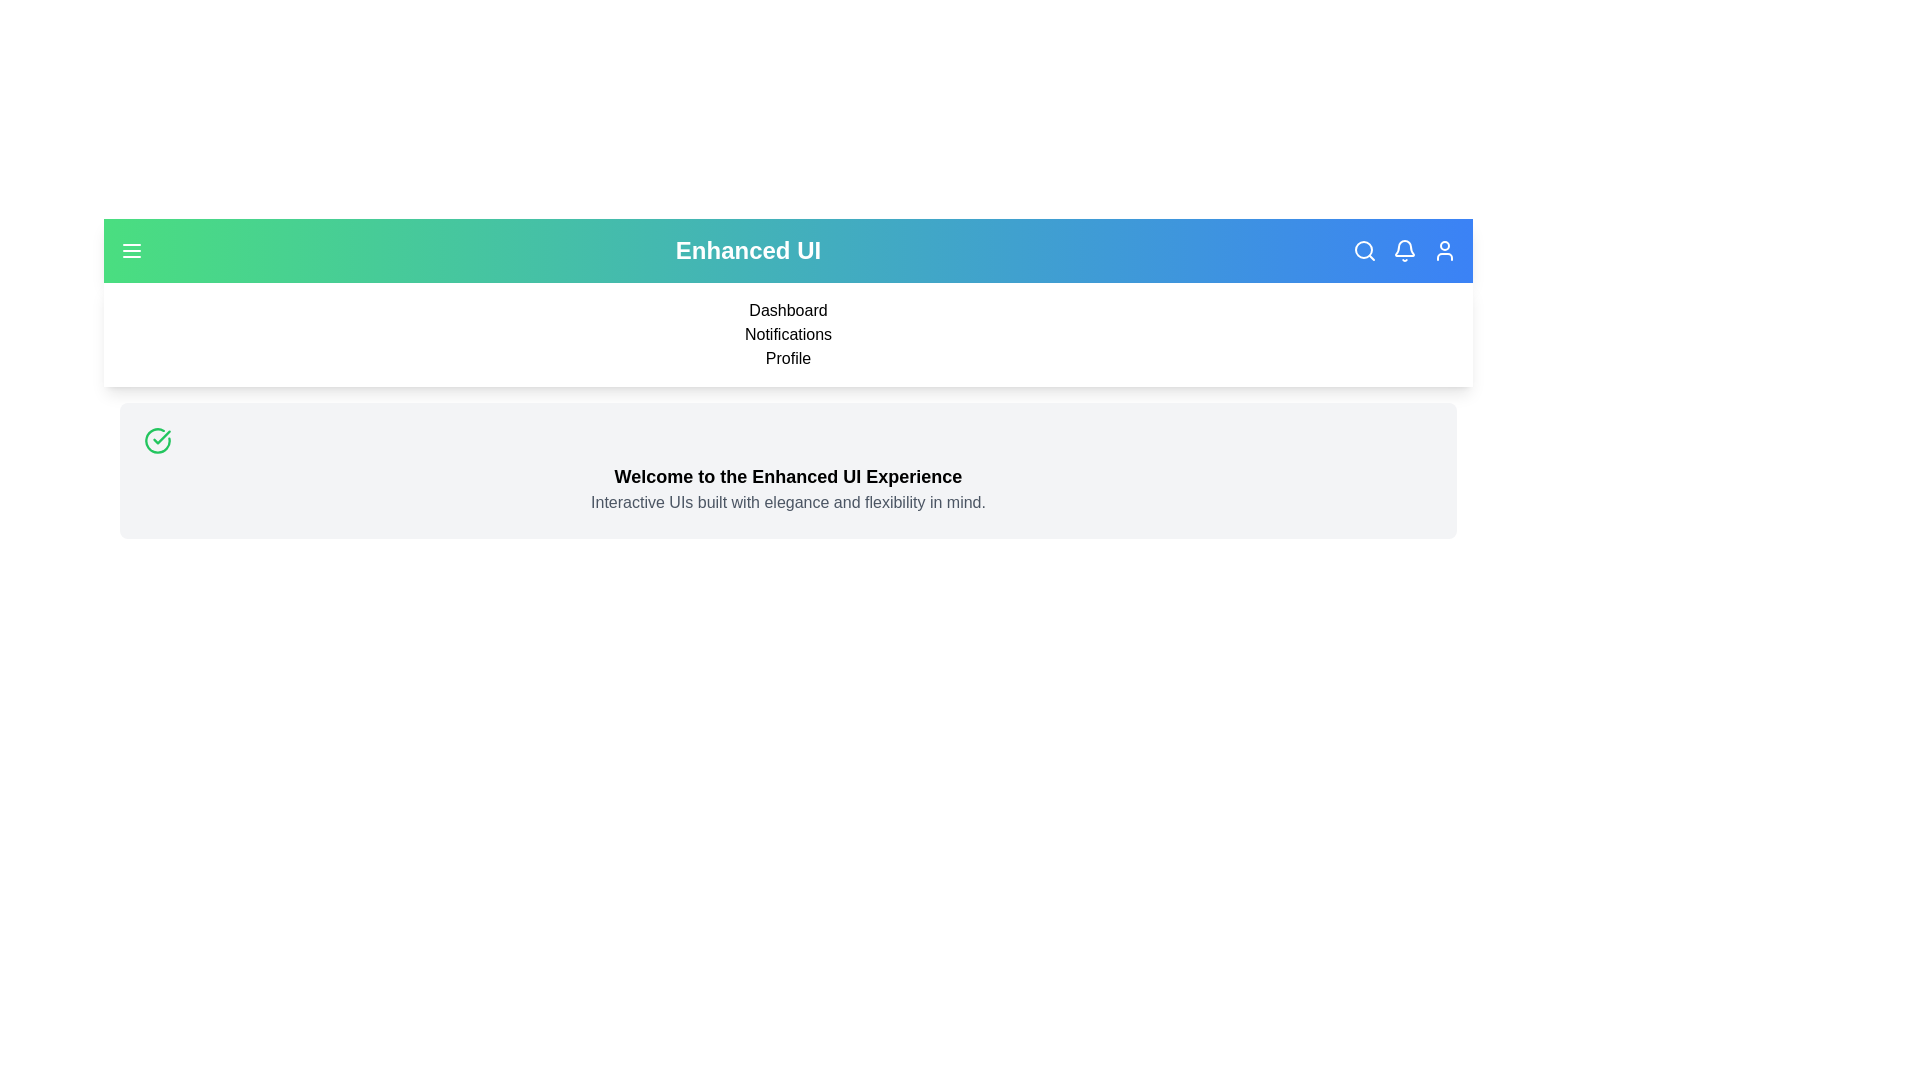 The image size is (1920, 1080). Describe the element at coordinates (1363, 249) in the screenshot. I see `the search icon to focus on the search functionality` at that location.